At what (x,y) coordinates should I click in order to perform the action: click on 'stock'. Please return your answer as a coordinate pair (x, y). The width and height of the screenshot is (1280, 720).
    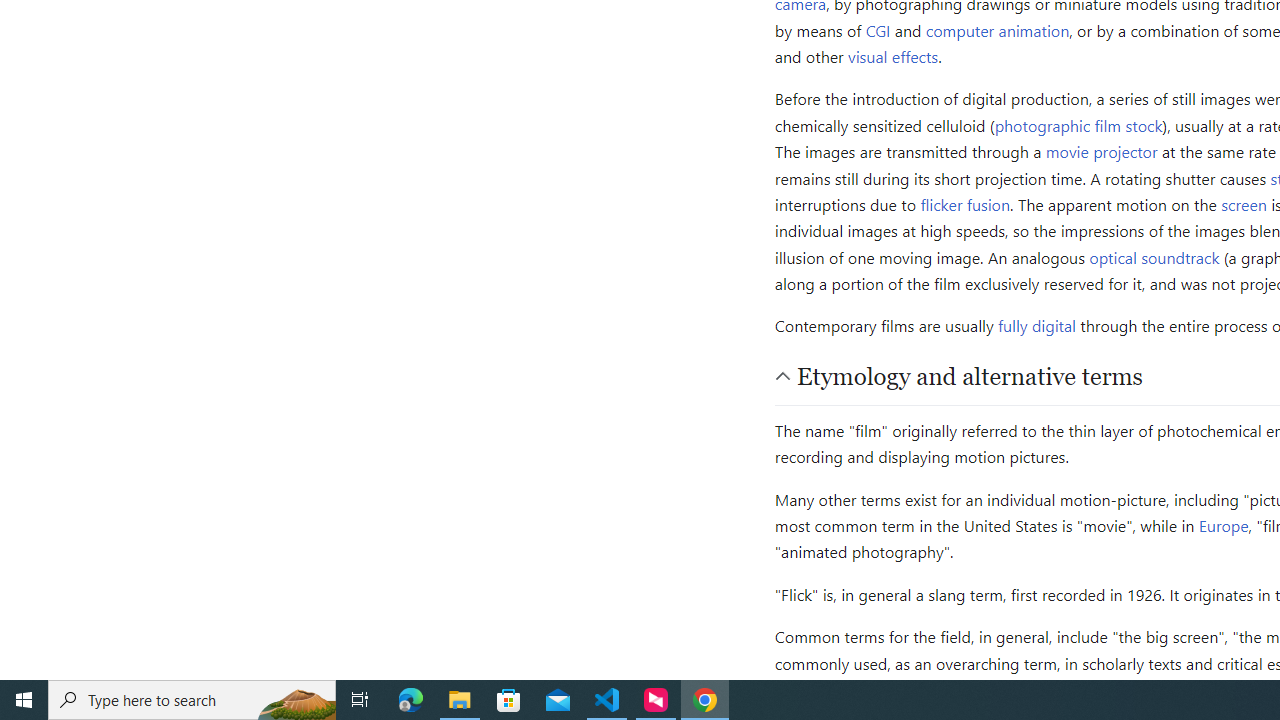
    Looking at the image, I should click on (1144, 124).